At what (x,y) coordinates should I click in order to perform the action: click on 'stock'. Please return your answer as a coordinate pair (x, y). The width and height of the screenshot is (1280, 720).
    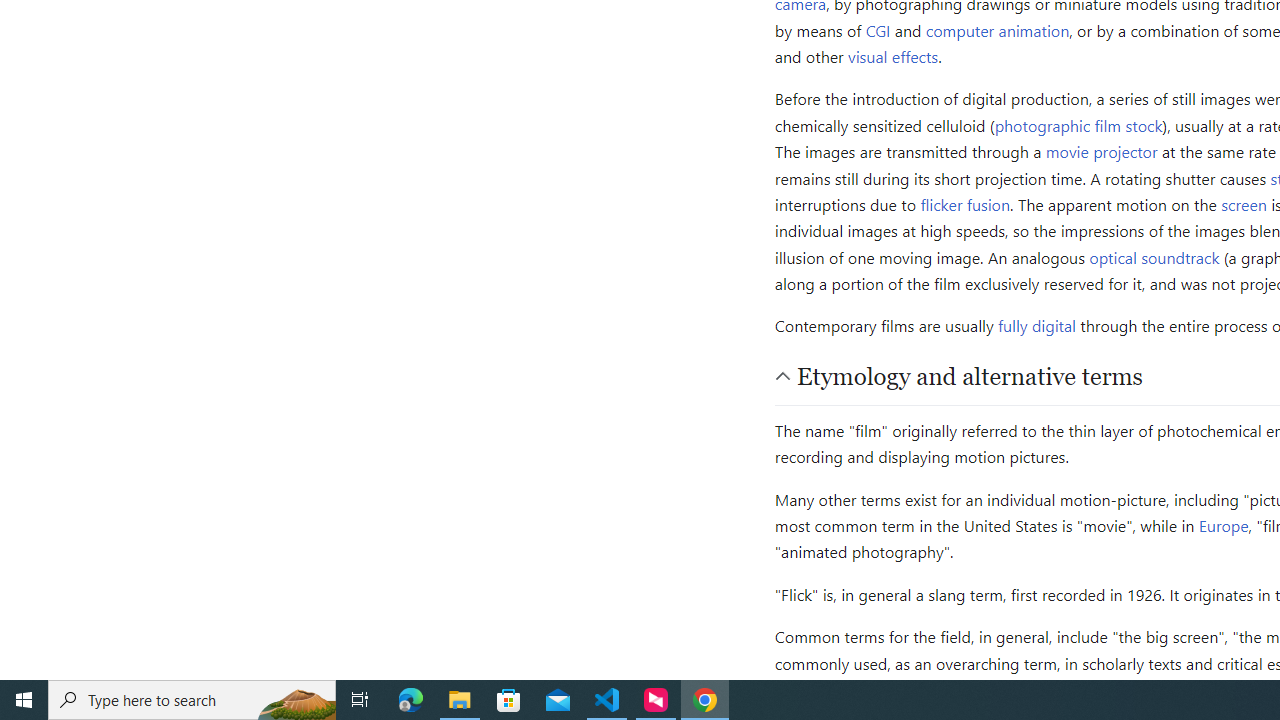
    Looking at the image, I should click on (1144, 124).